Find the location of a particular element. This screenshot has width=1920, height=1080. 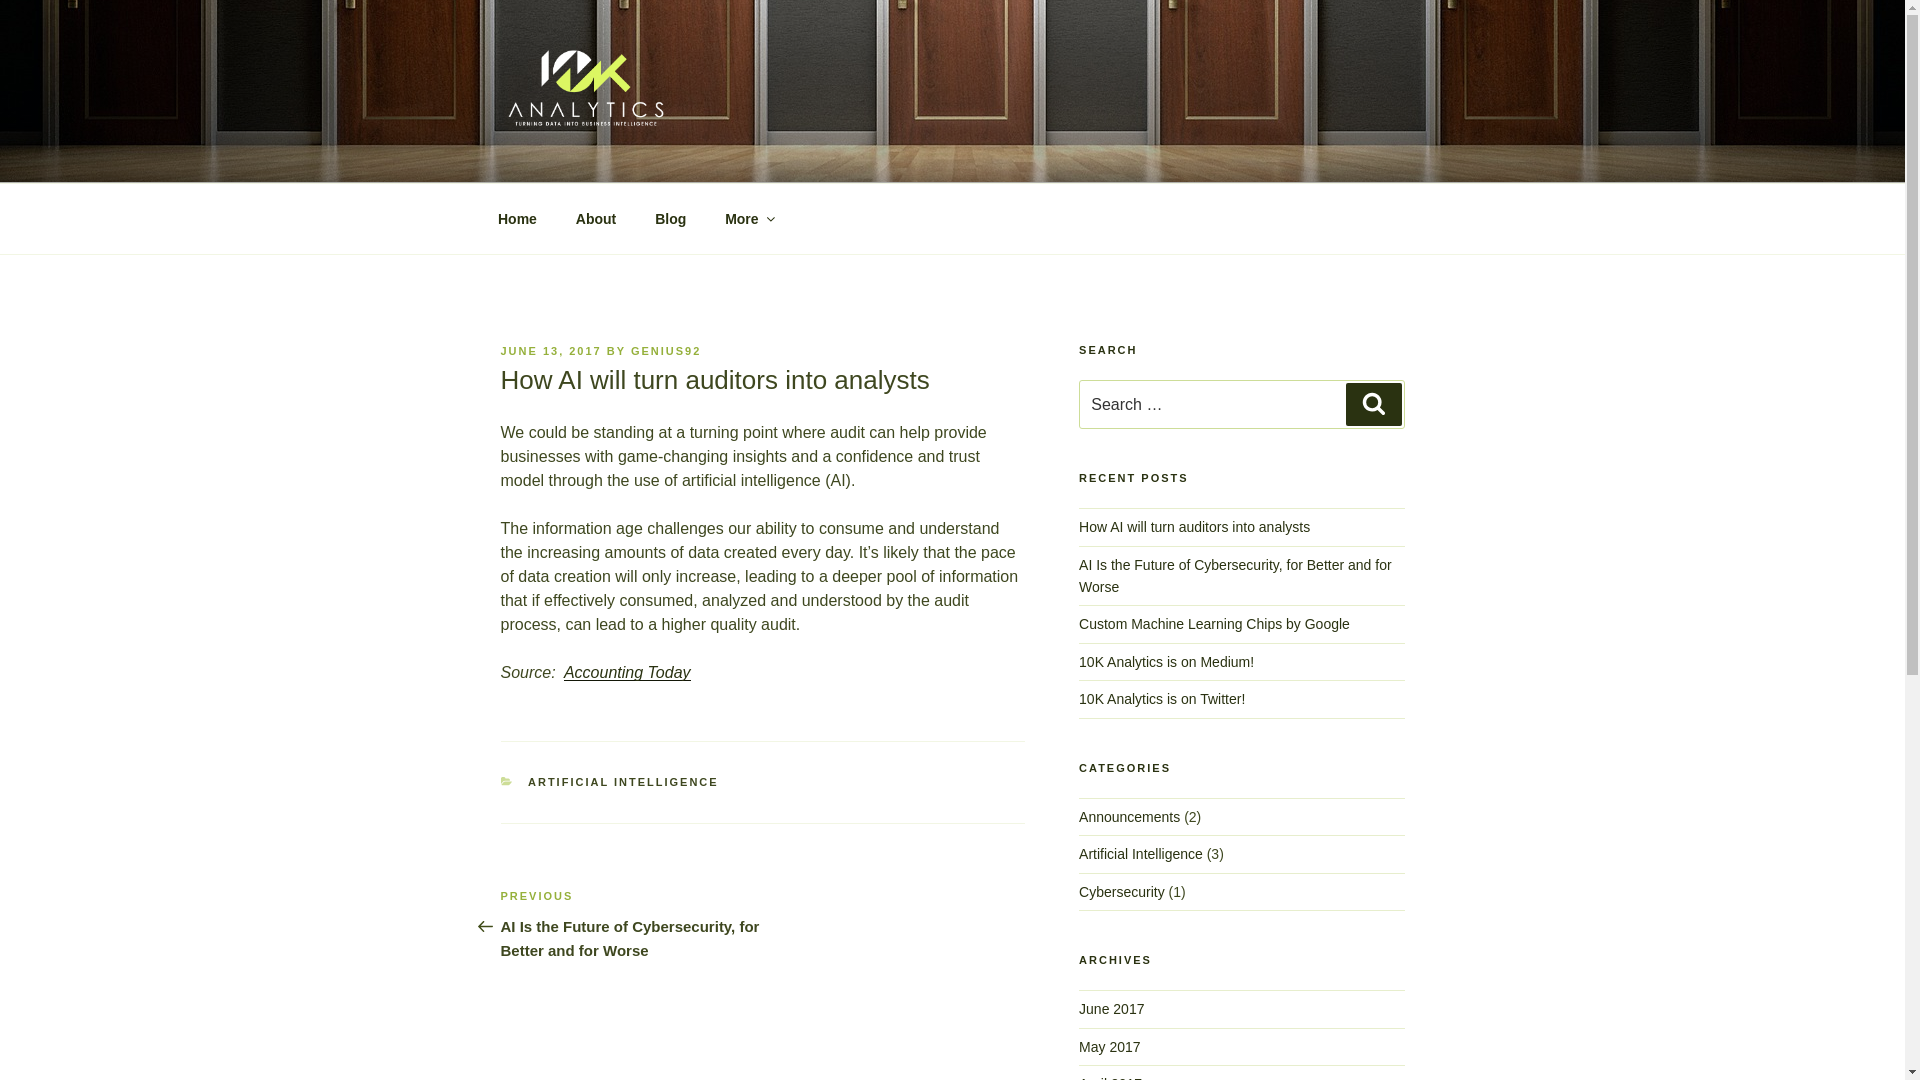

'June 2017' is located at coordinates (1110, 1009).